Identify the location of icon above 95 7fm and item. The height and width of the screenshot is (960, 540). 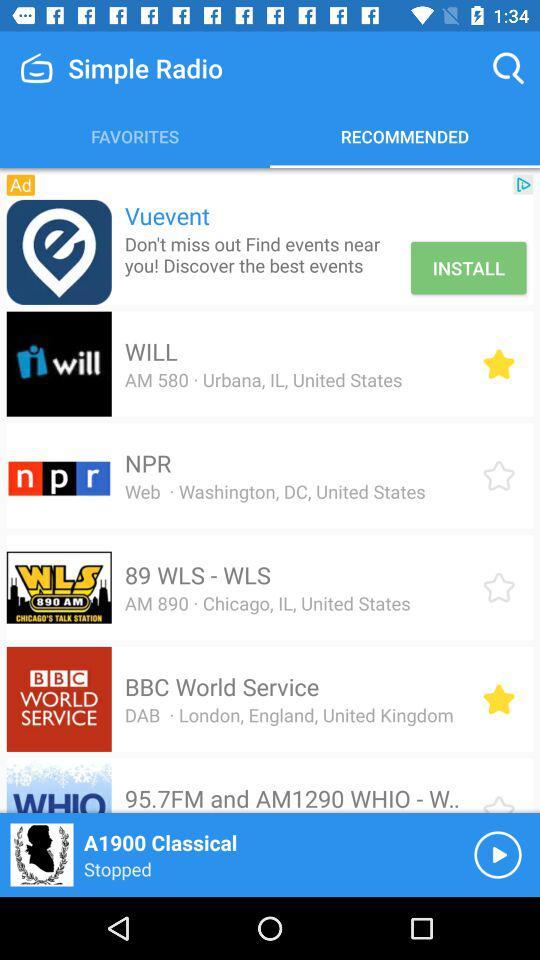
(288, 715).